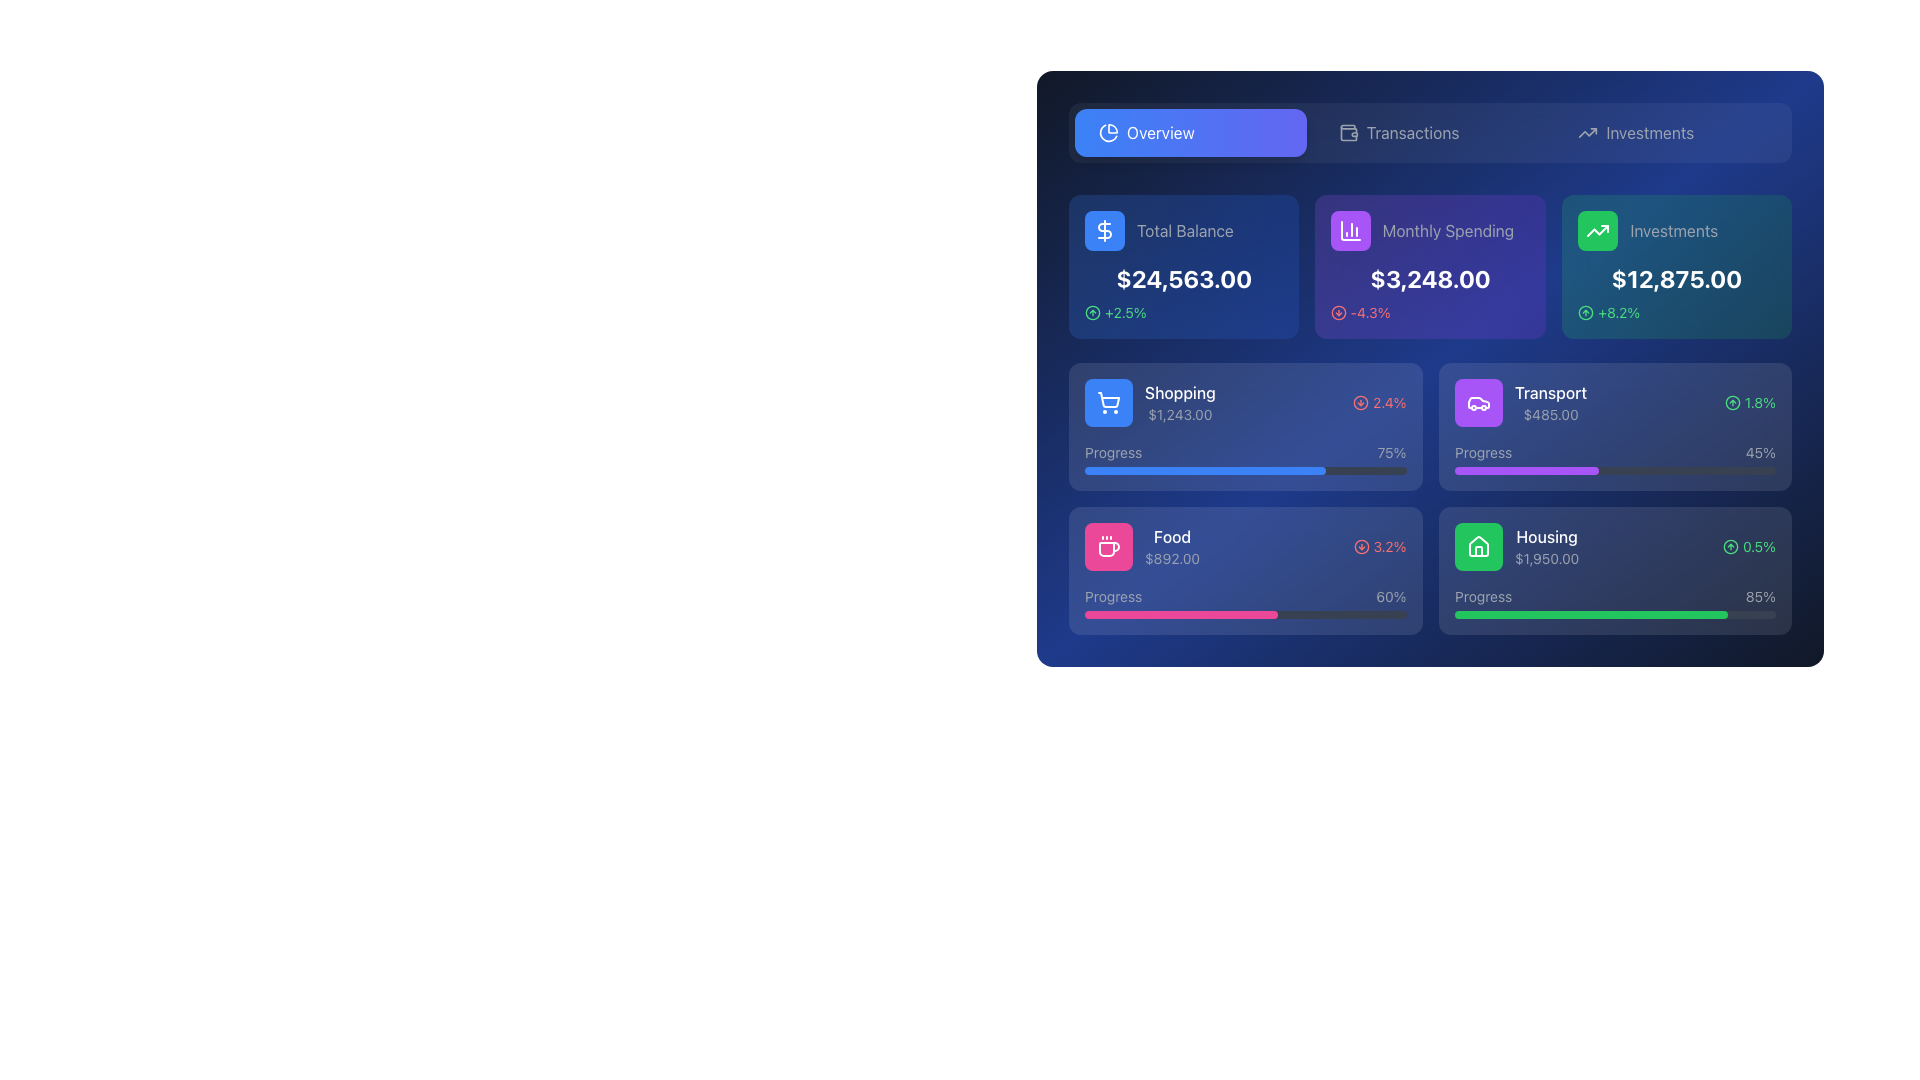  Describe the element at coordinates (1181, 613) in the screenshot. I see `the progress bar located in the 'Food' section under the 'Progress' label, which is styled with a pink filled portion and gray background` at that location.